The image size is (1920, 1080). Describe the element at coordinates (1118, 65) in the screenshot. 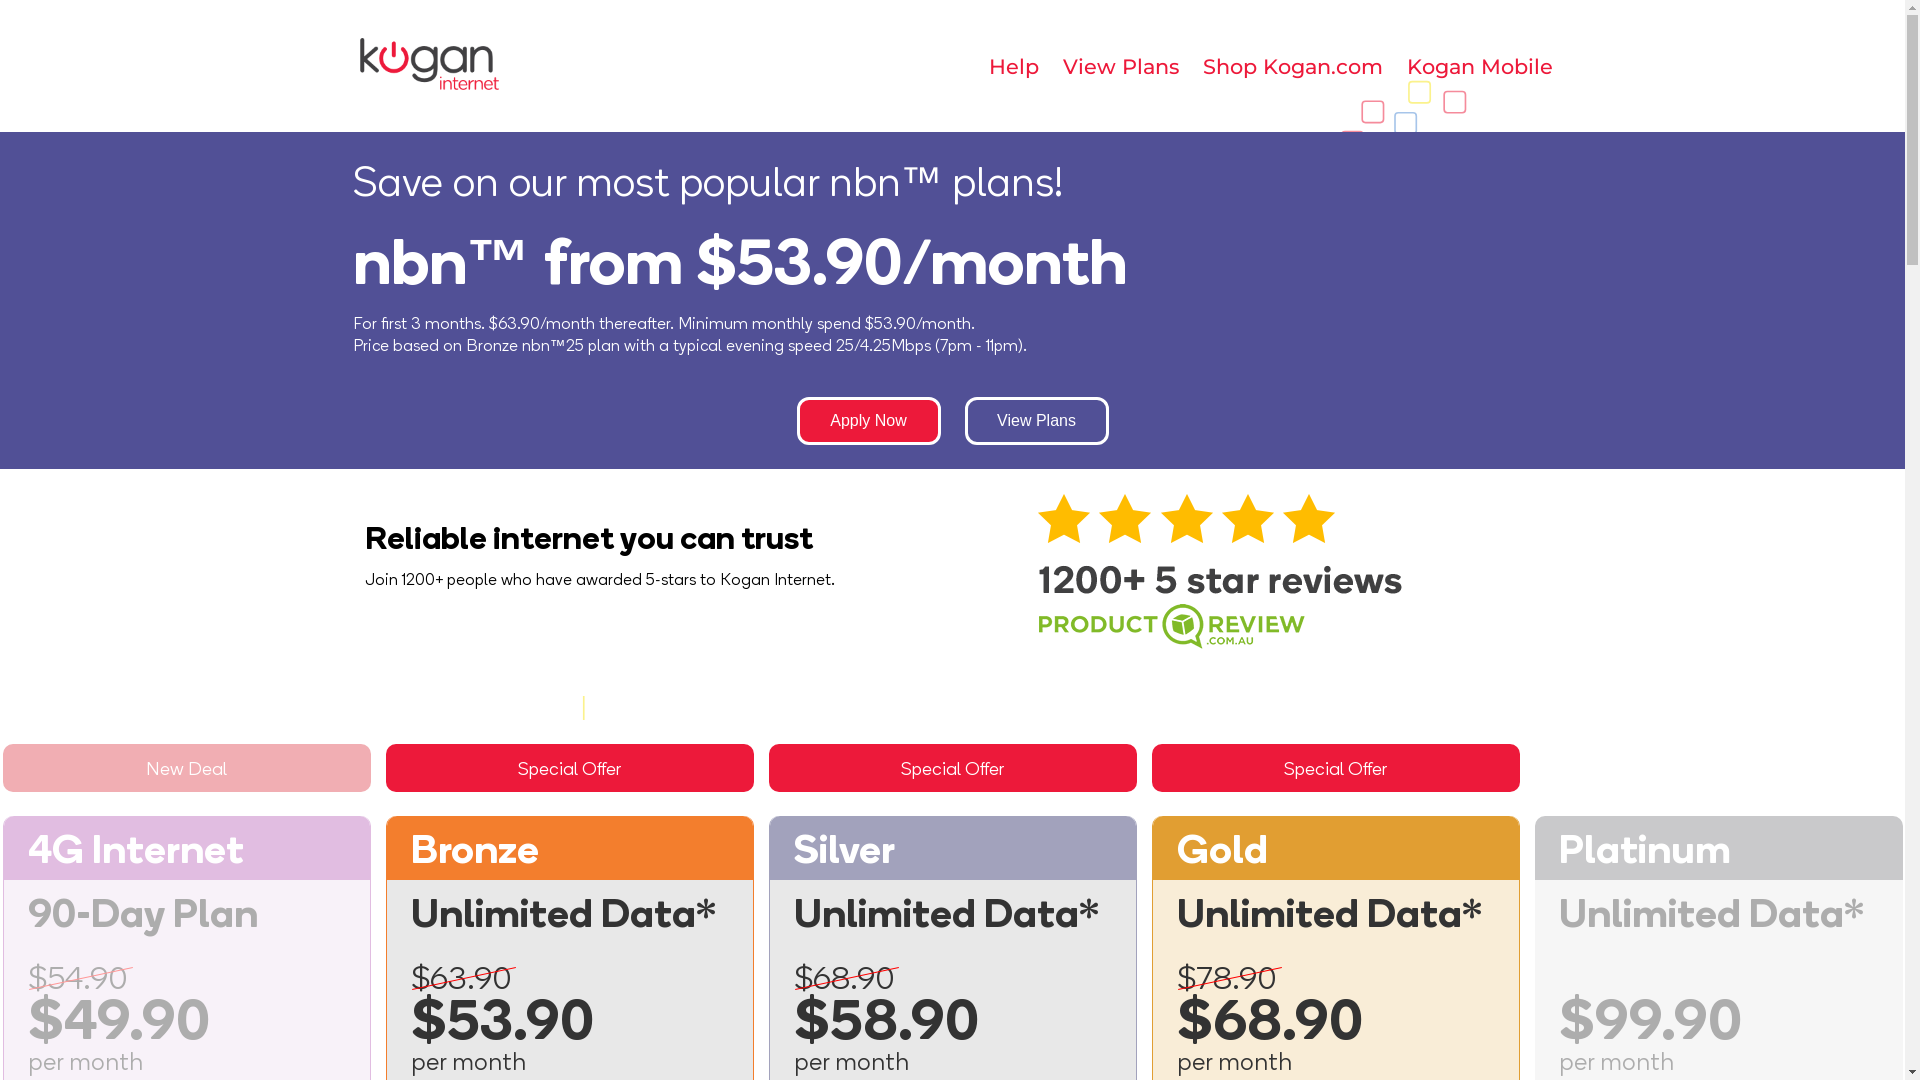

I see `'View Plans'` at that location.